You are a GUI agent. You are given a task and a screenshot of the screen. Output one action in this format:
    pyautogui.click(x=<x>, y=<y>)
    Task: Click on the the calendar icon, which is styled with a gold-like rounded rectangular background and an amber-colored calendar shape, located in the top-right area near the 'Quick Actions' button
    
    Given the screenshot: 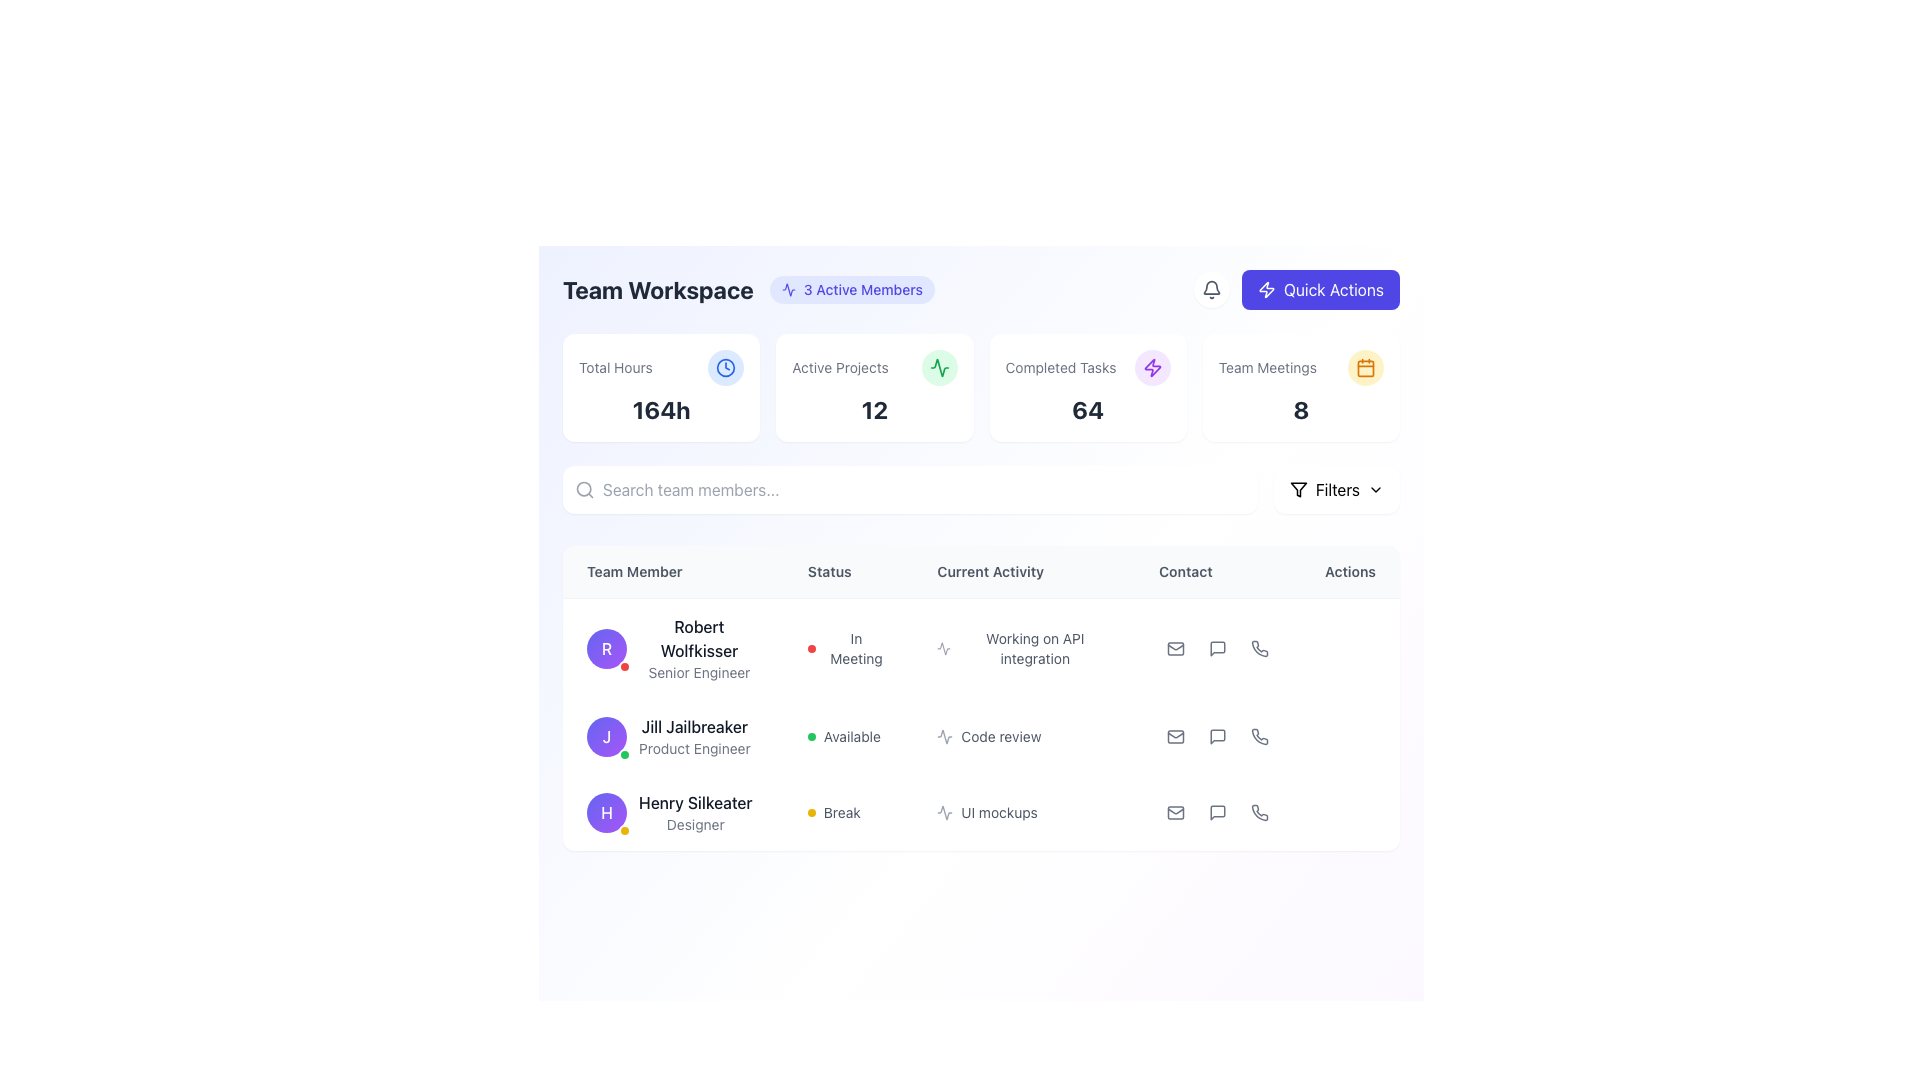 What is the action you would take?
    pyautogui.click(x=1365, y=367)
    